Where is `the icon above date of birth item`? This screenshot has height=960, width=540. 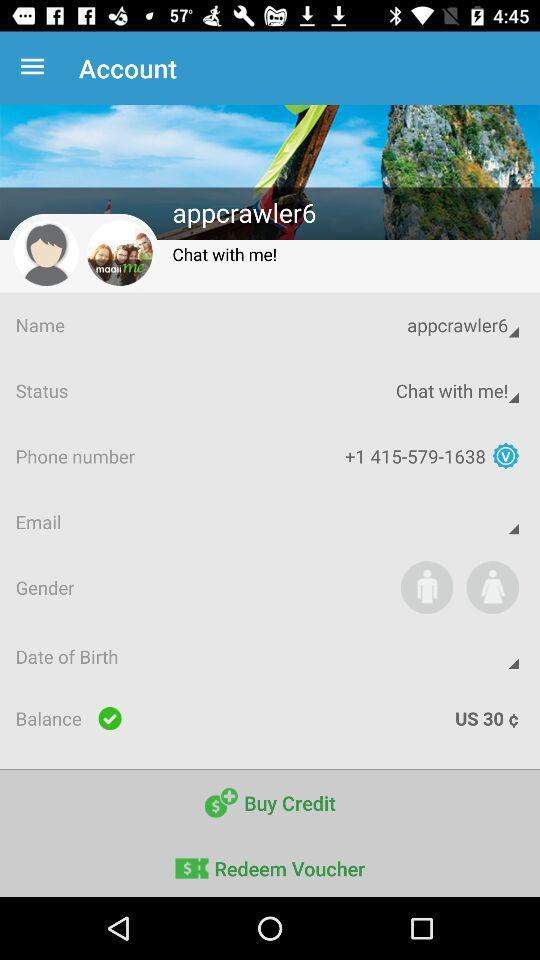
the icon above date of birth item is located at coordinates (426, 587).